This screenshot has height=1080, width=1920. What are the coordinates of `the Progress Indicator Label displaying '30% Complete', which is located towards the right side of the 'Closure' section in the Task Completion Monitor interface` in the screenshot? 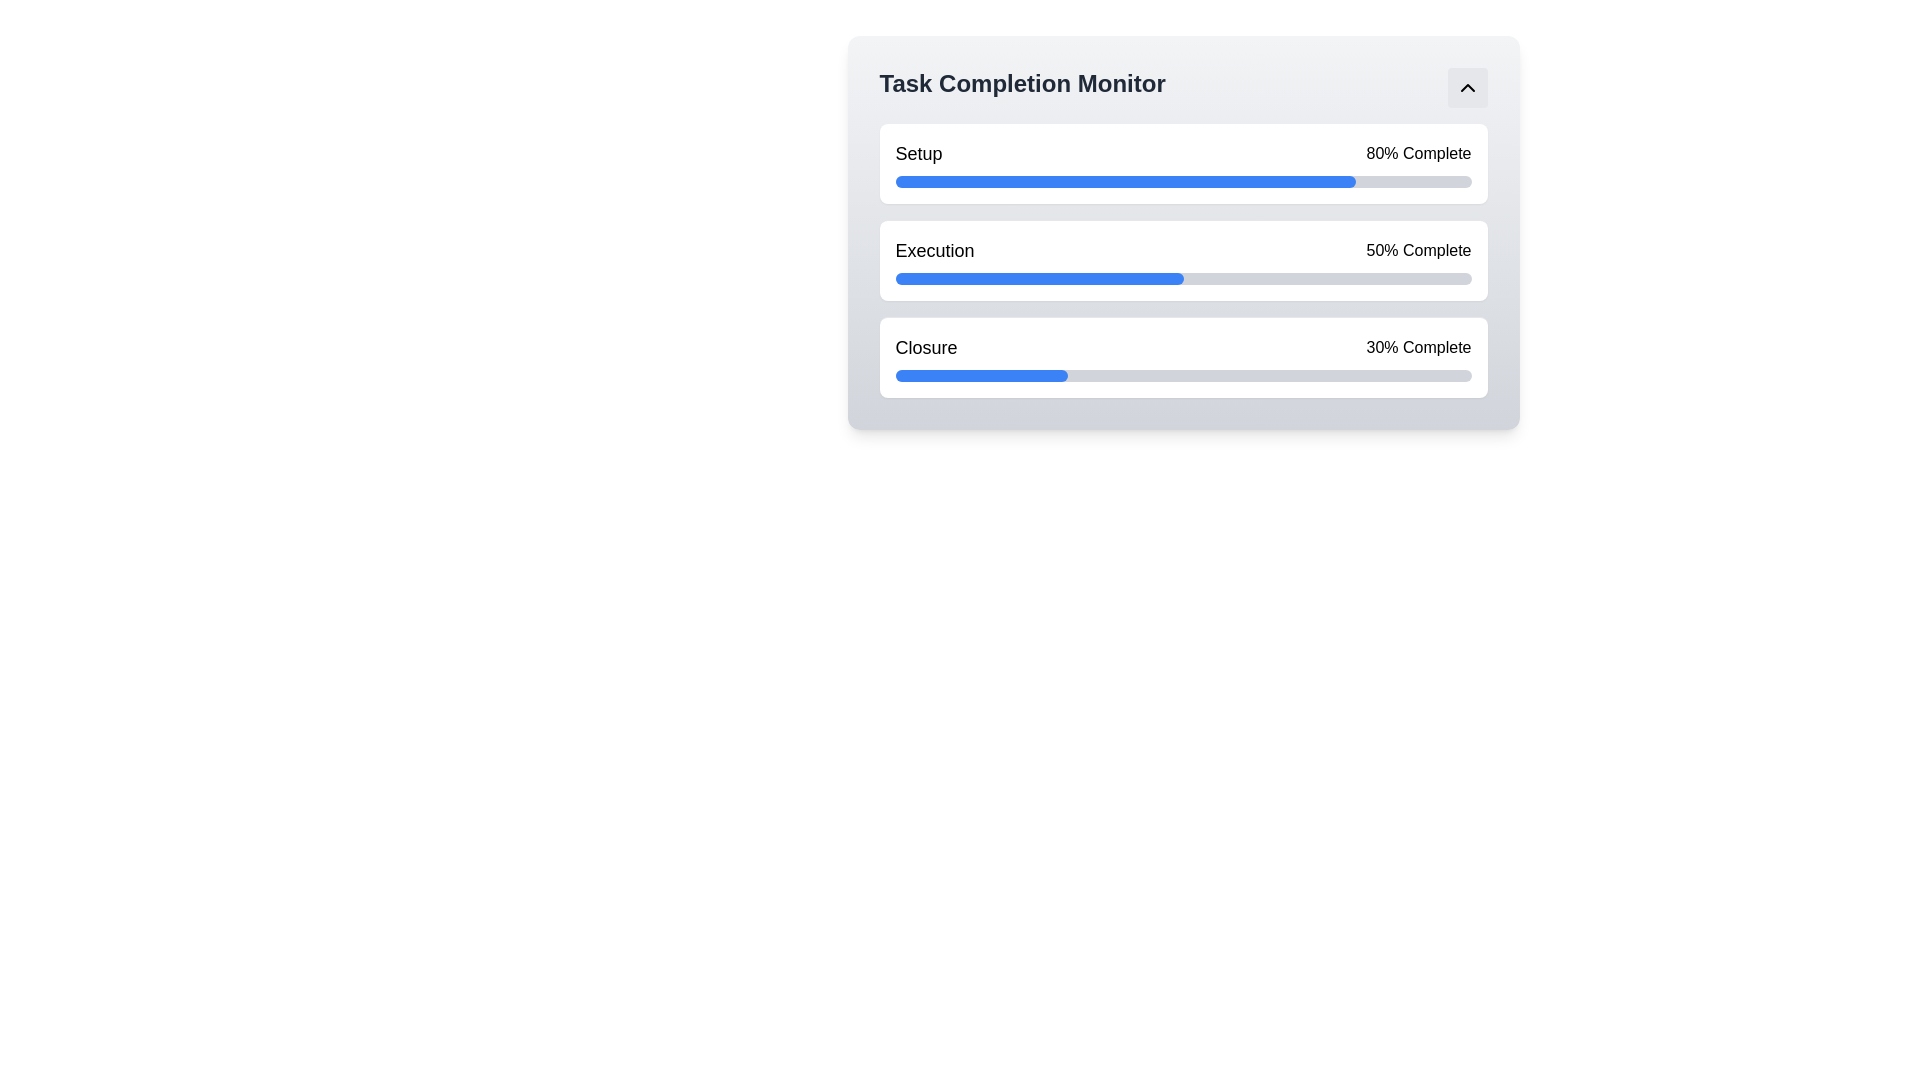 It's located at (1418, 346).